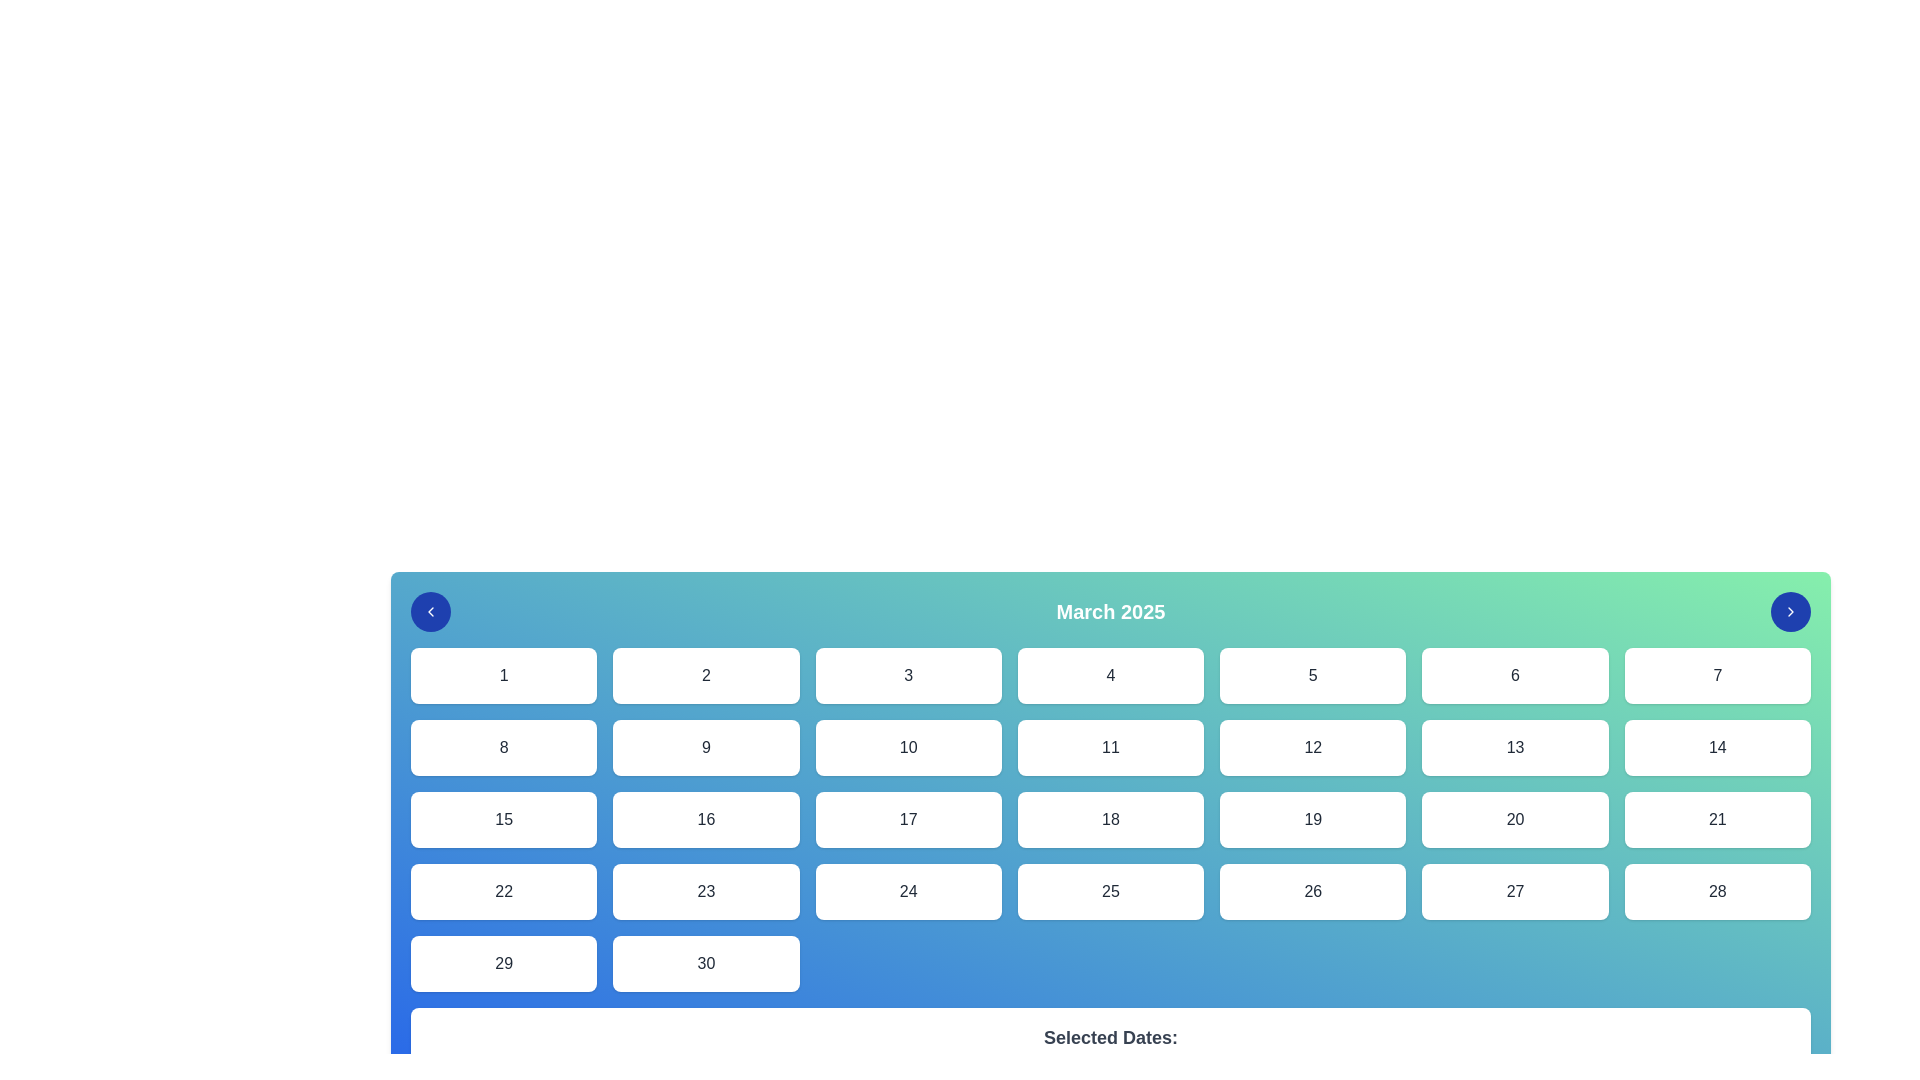 This screenshot has width=1920, height=1080. What do you see at coordinates (504, 820) in the screenshot?
I see `the date selection button for the 15th day of the month in the calendar interface` at bounding box center [504, 820].